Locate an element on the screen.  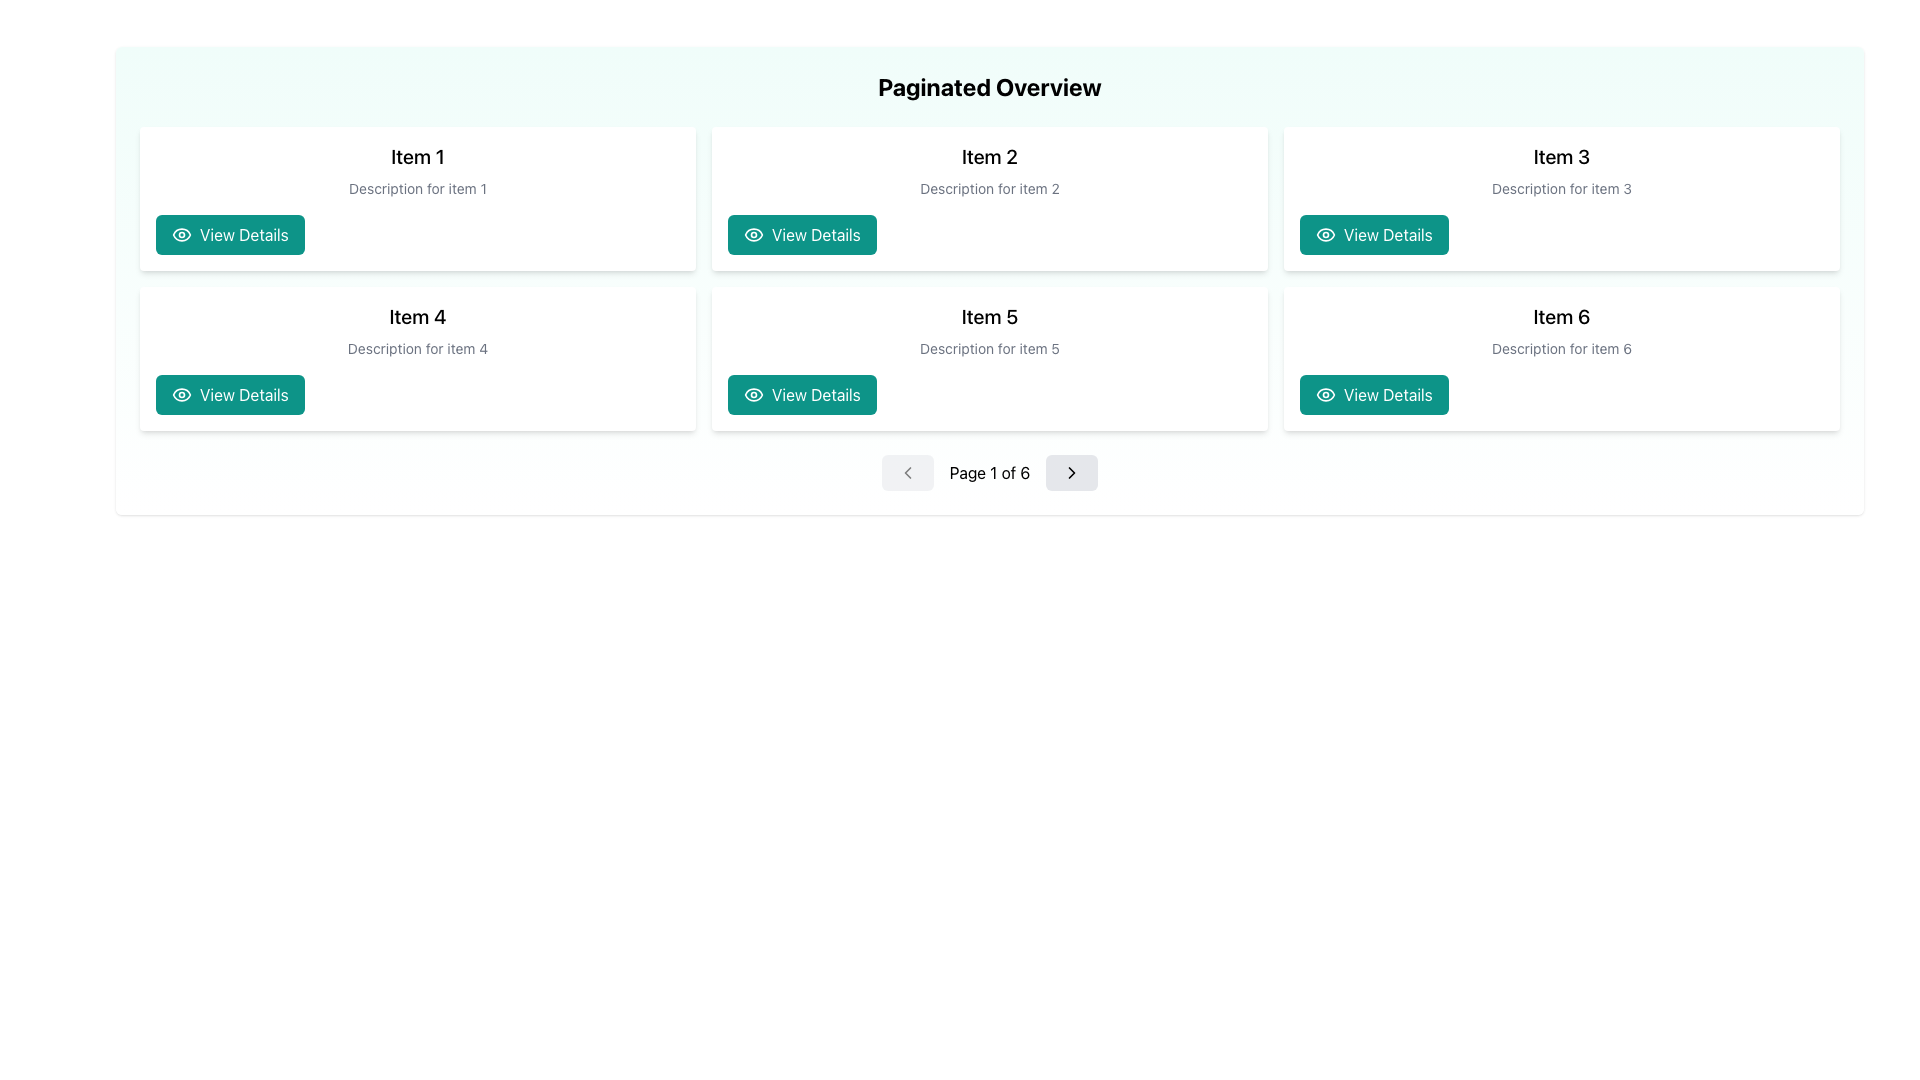
the 'View Details' button is located at coordinates (802, 394).